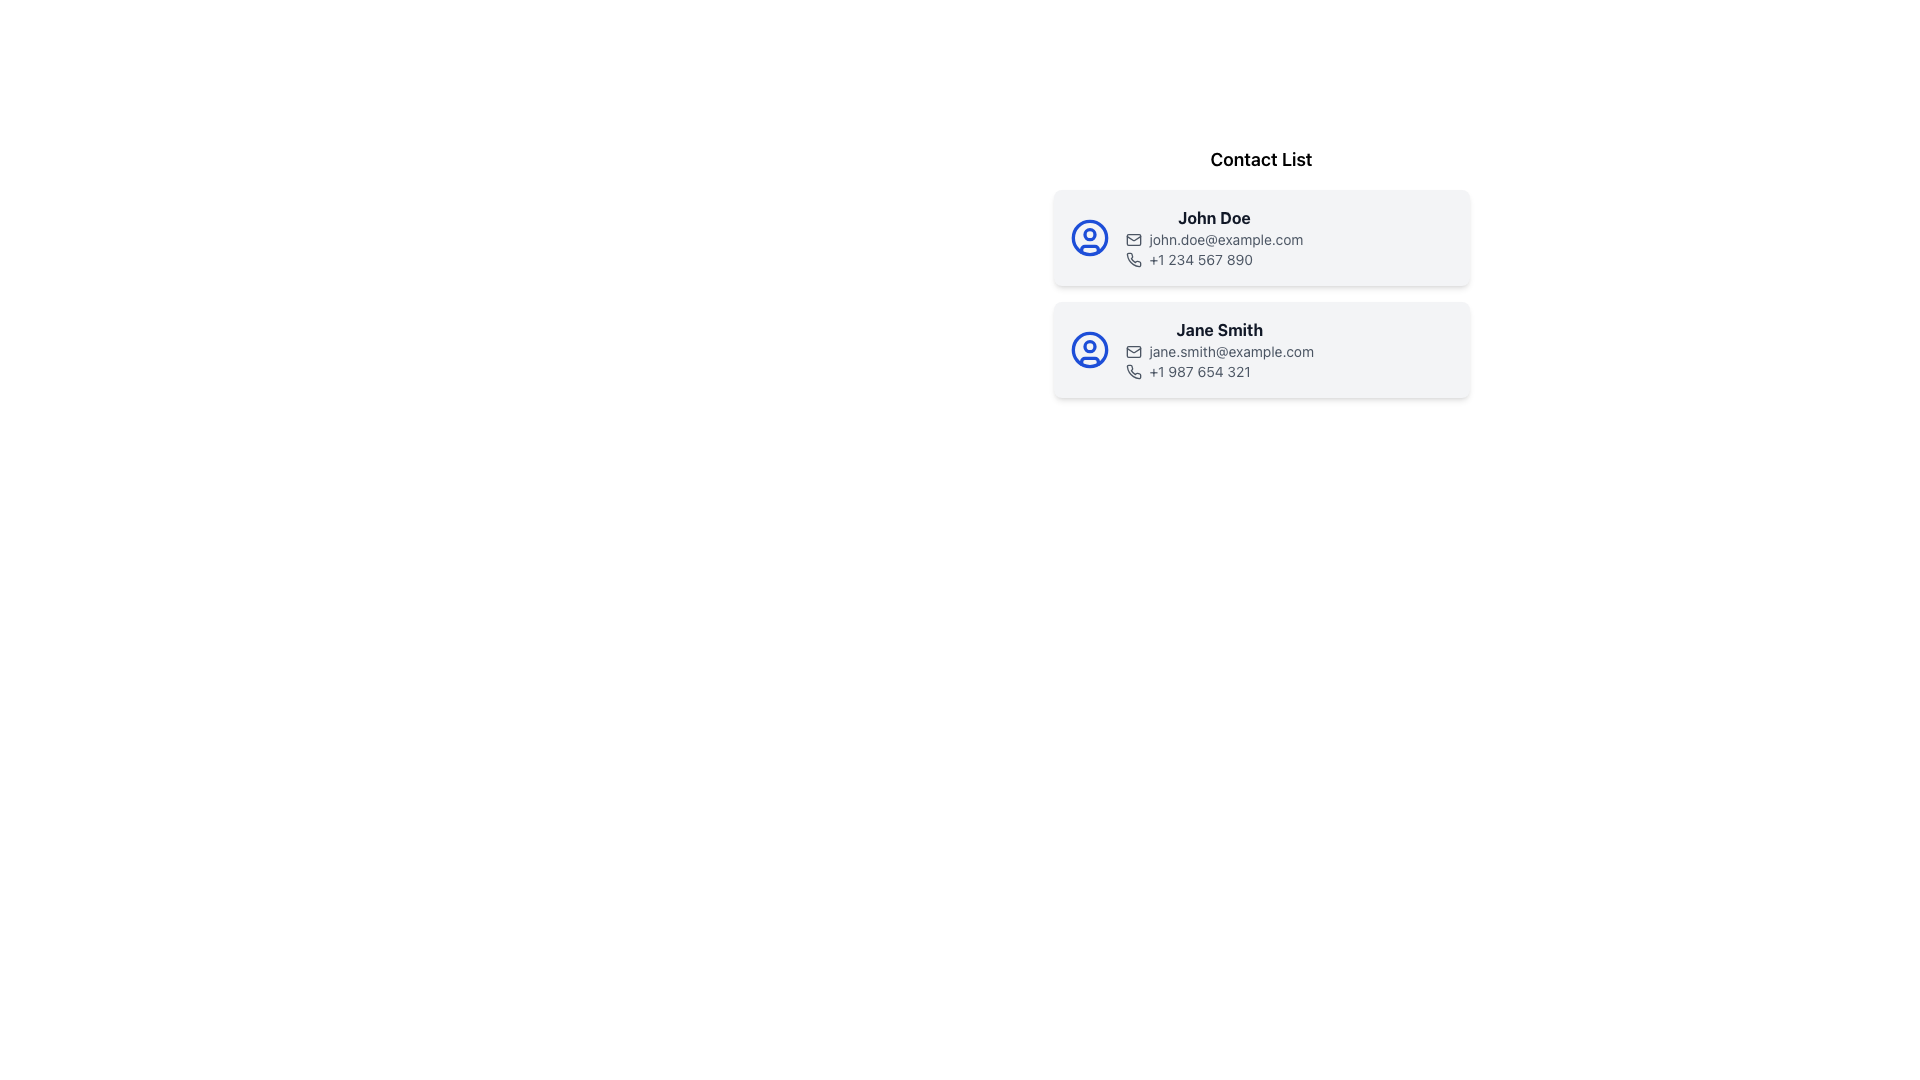 This screenshot has width=1920, height=1080. What do you see at coordinates (1088, 237) in the screenshot?
I see `the SVG-based user profile icon representing 'John Doe', located to the left of the contact name within the first contact card` at bounding box center [1088, 237].